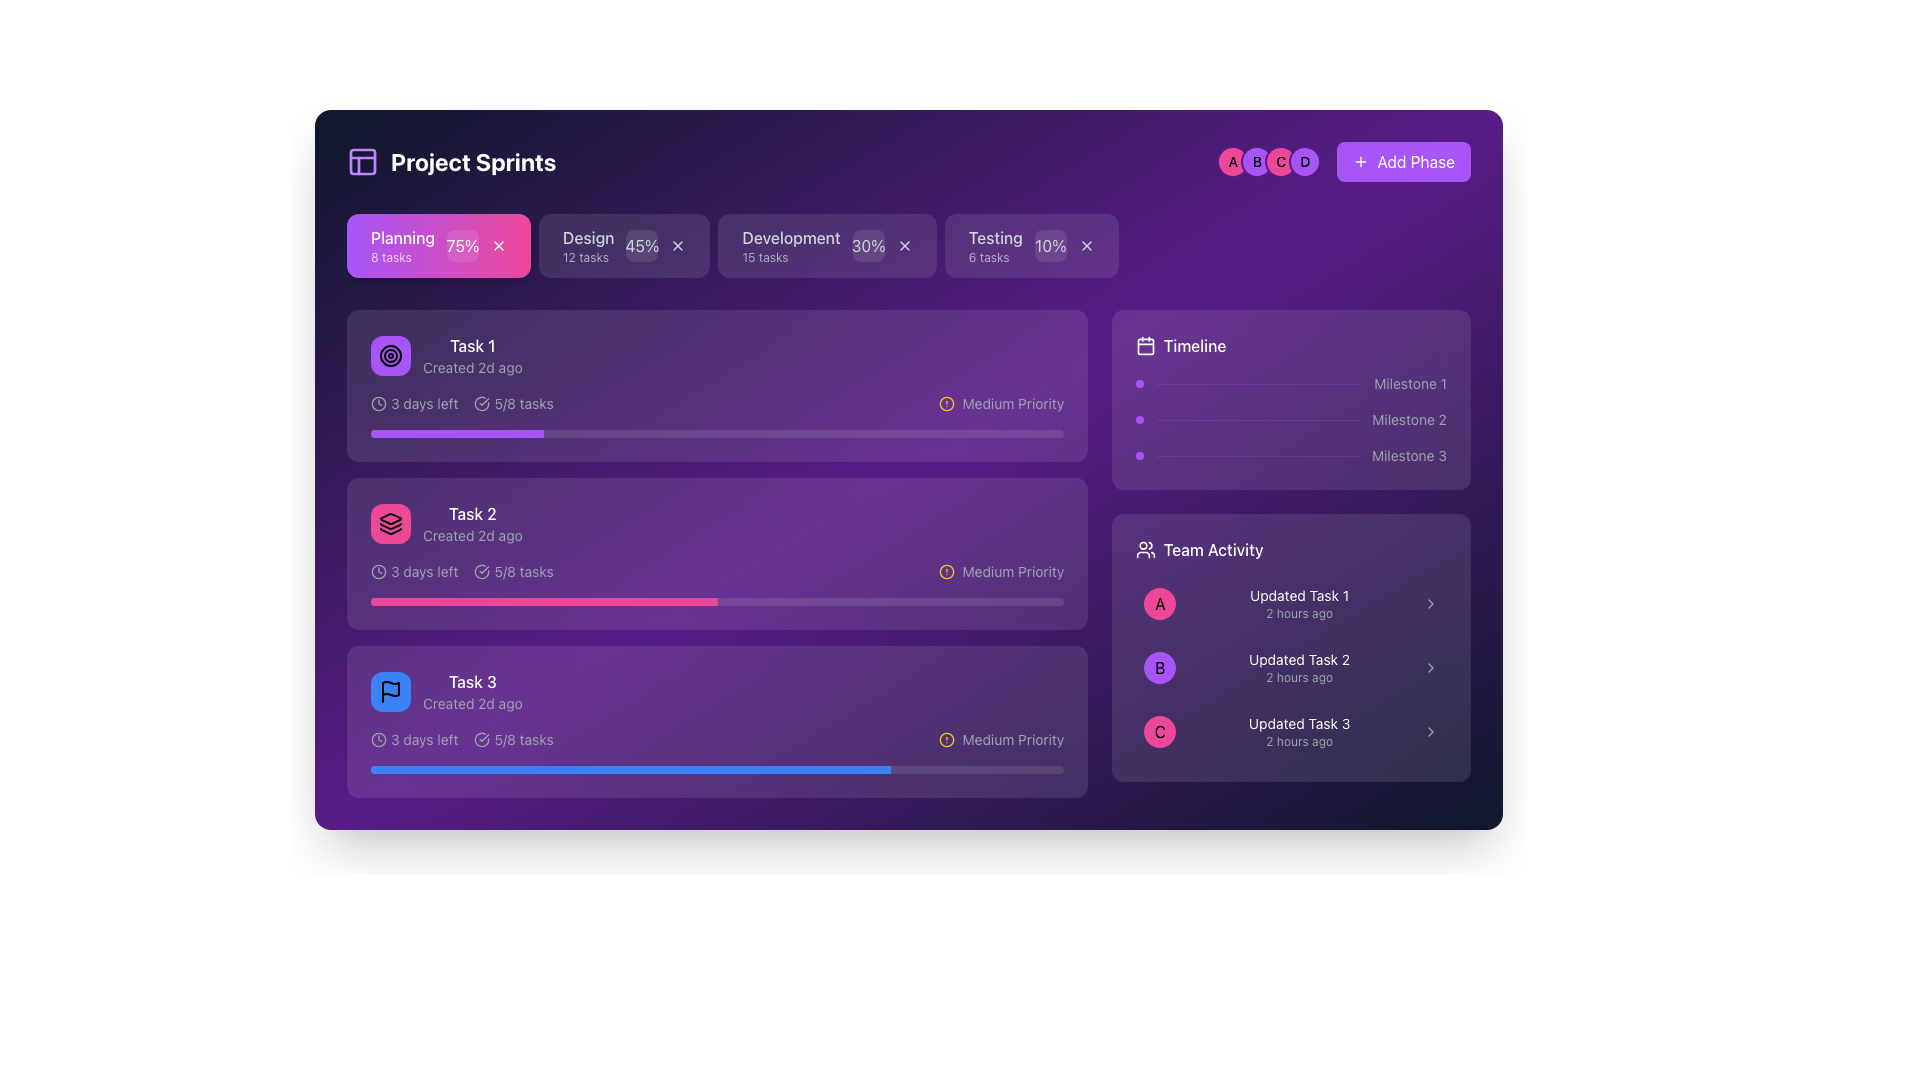 This screenshot has width=1920, height=1080. I want to click on the right-pointing chevron icon located to the right of the 'Updated Task 3' text in the 'Team Activity' section, so click(1429, 732).